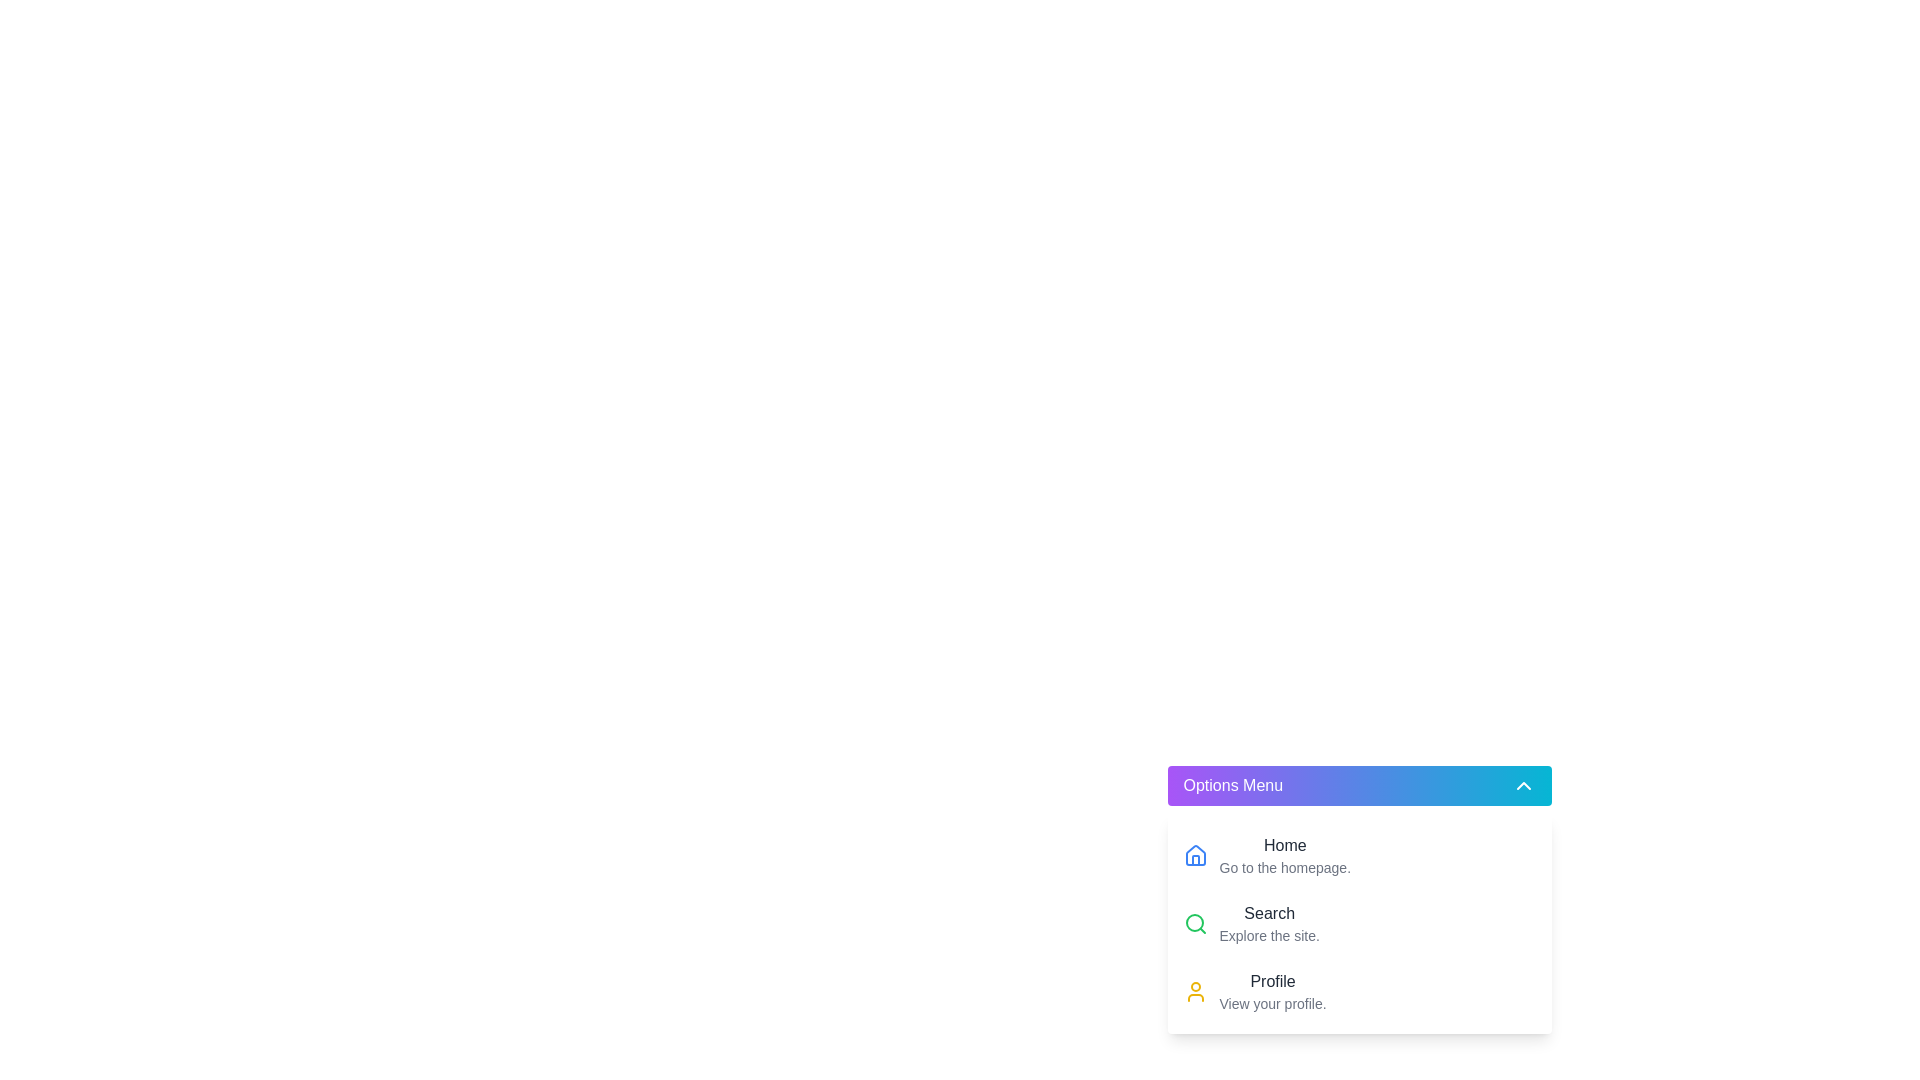 The image size is (1920, 1080). What do you see at coordinates (1285, 866) in the screenshot?
I see `the text label reading 'Go to the homepage.' located beneath the 'Home' text in the 'Options Menu' vertical layout` at bounding box center [1285, 866].